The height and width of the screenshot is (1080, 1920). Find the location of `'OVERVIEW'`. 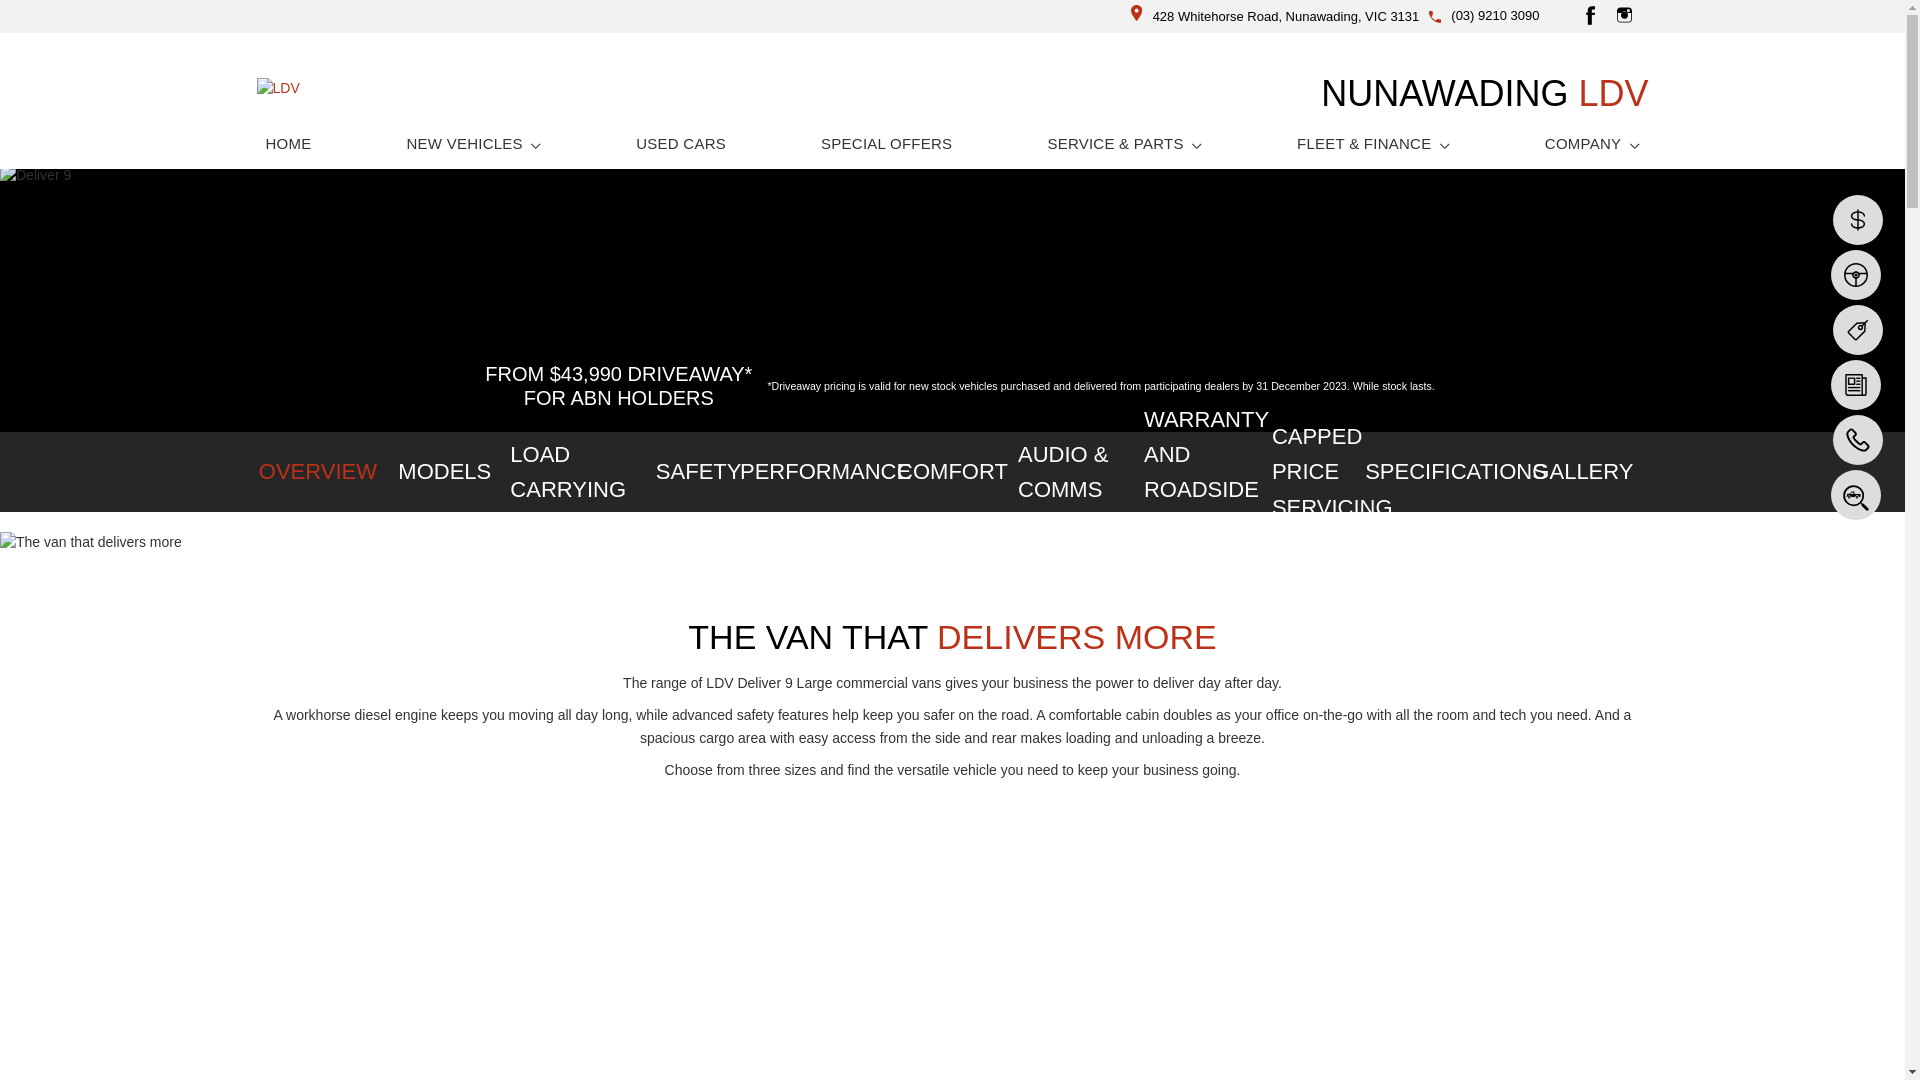

'OVERVIEW' is located at coordinates (254, 471).